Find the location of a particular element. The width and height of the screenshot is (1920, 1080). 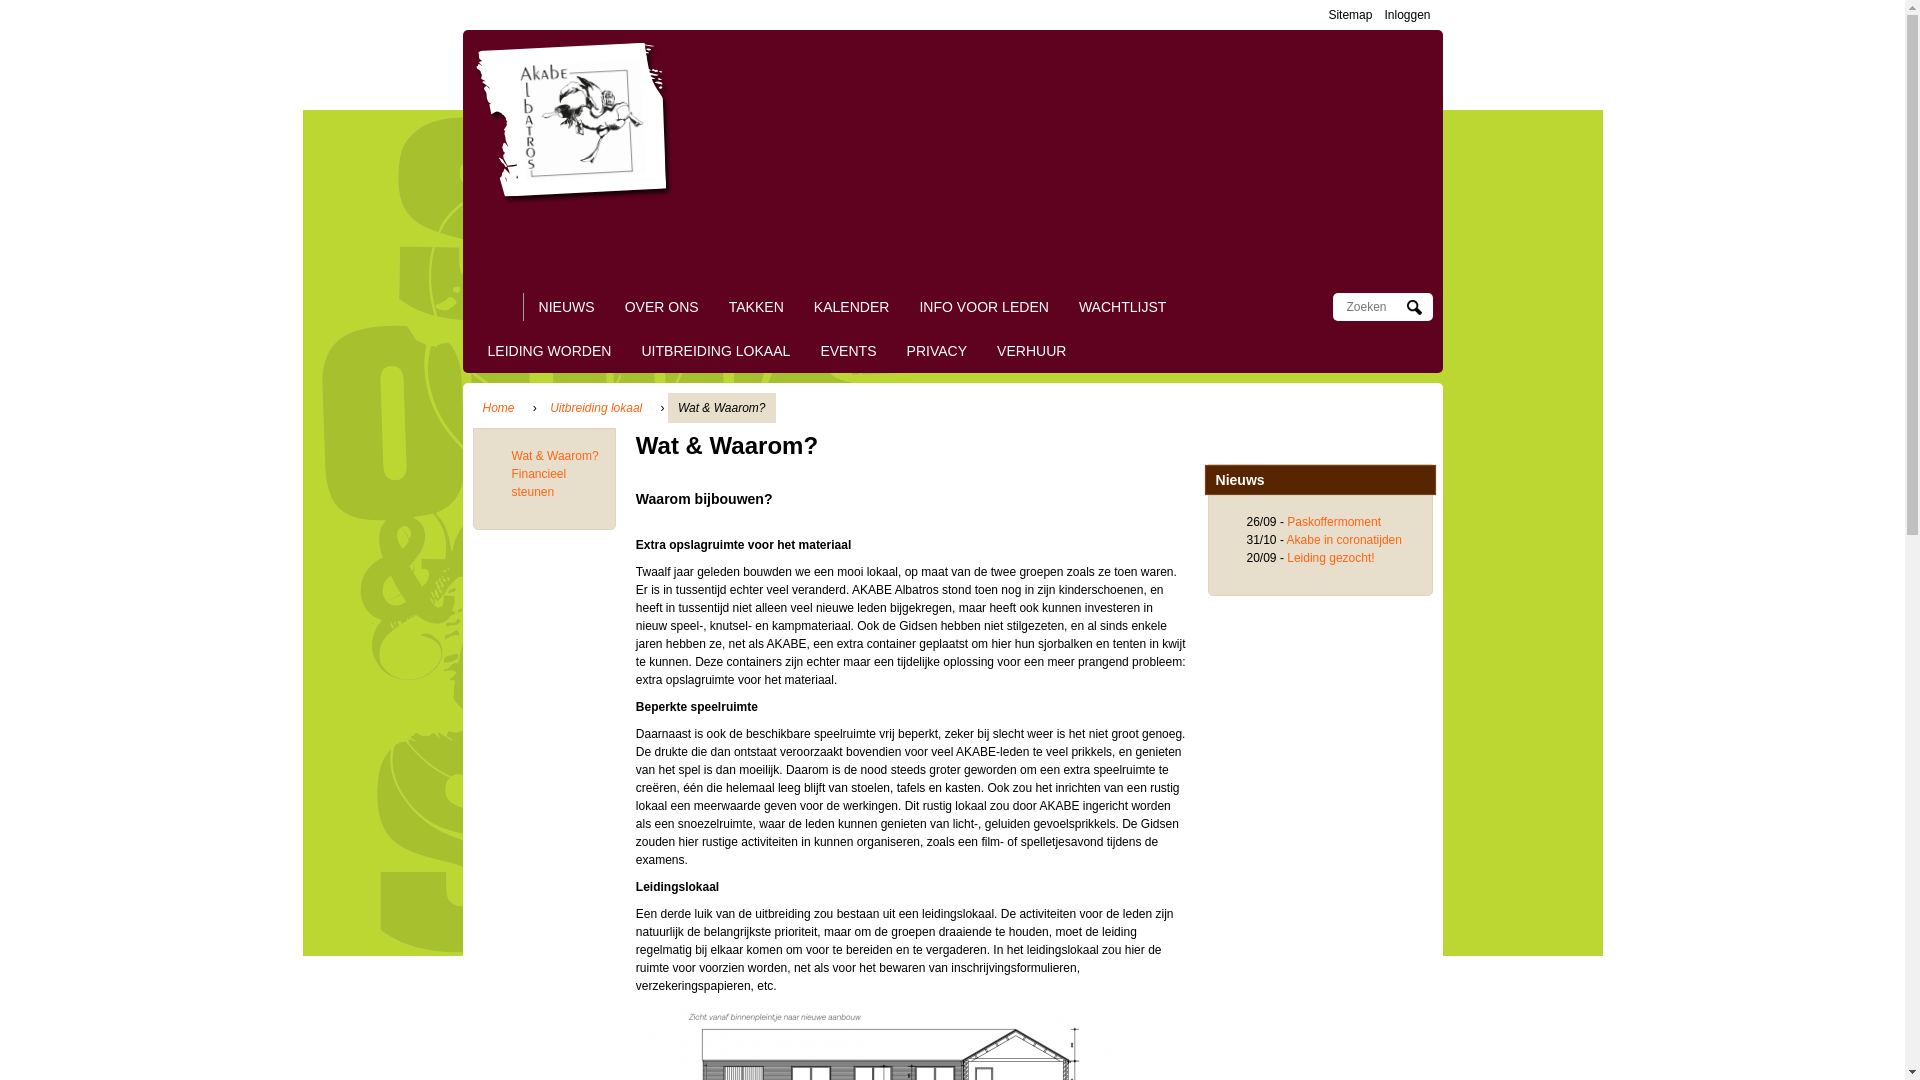

'Uitbreiding lokaal' is located at coordinates (594, 407).